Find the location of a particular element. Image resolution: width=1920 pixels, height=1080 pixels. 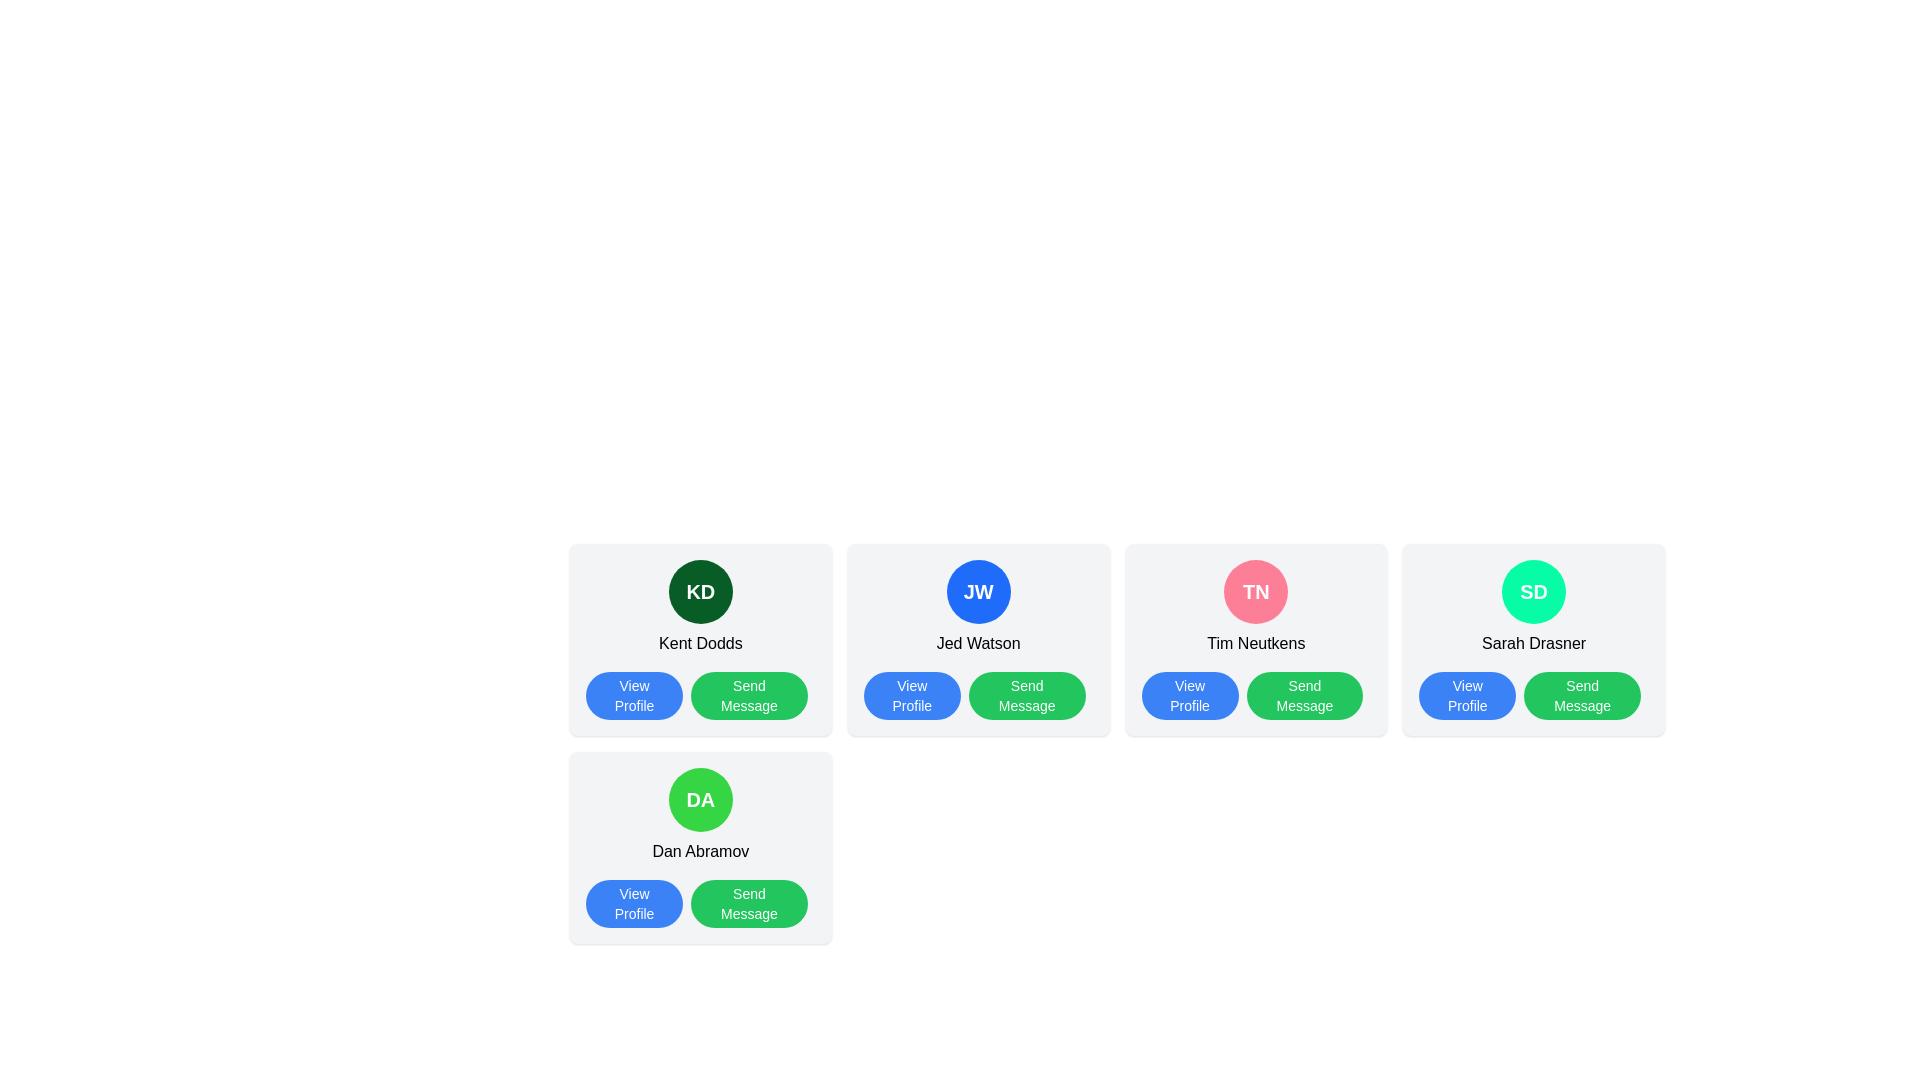

the circular Avatar icon with a green background and white 'DA' text, which is located at the center of the top region of the content box associated with 'Dan Abramov' is located at coordinates (700, 798).